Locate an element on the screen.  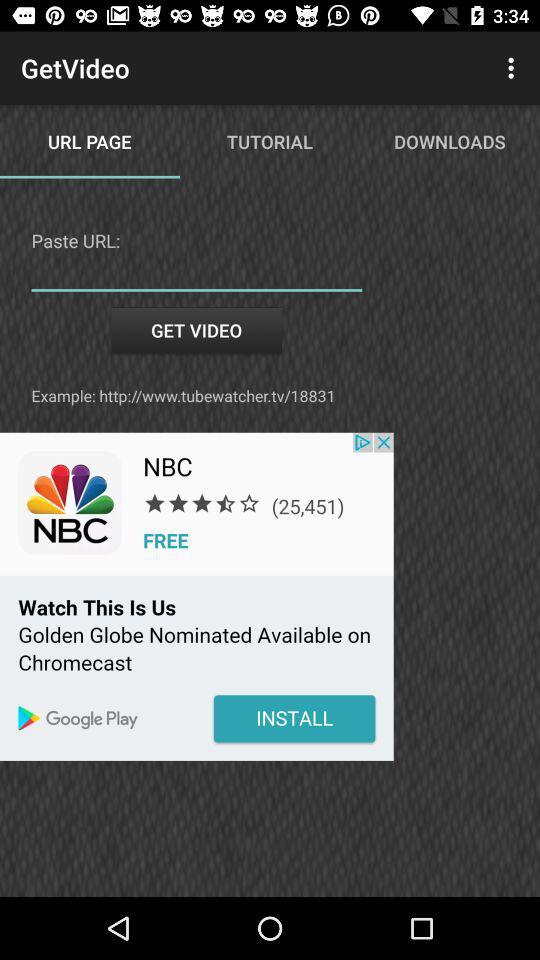
color print is located at coordinates (196, 596).